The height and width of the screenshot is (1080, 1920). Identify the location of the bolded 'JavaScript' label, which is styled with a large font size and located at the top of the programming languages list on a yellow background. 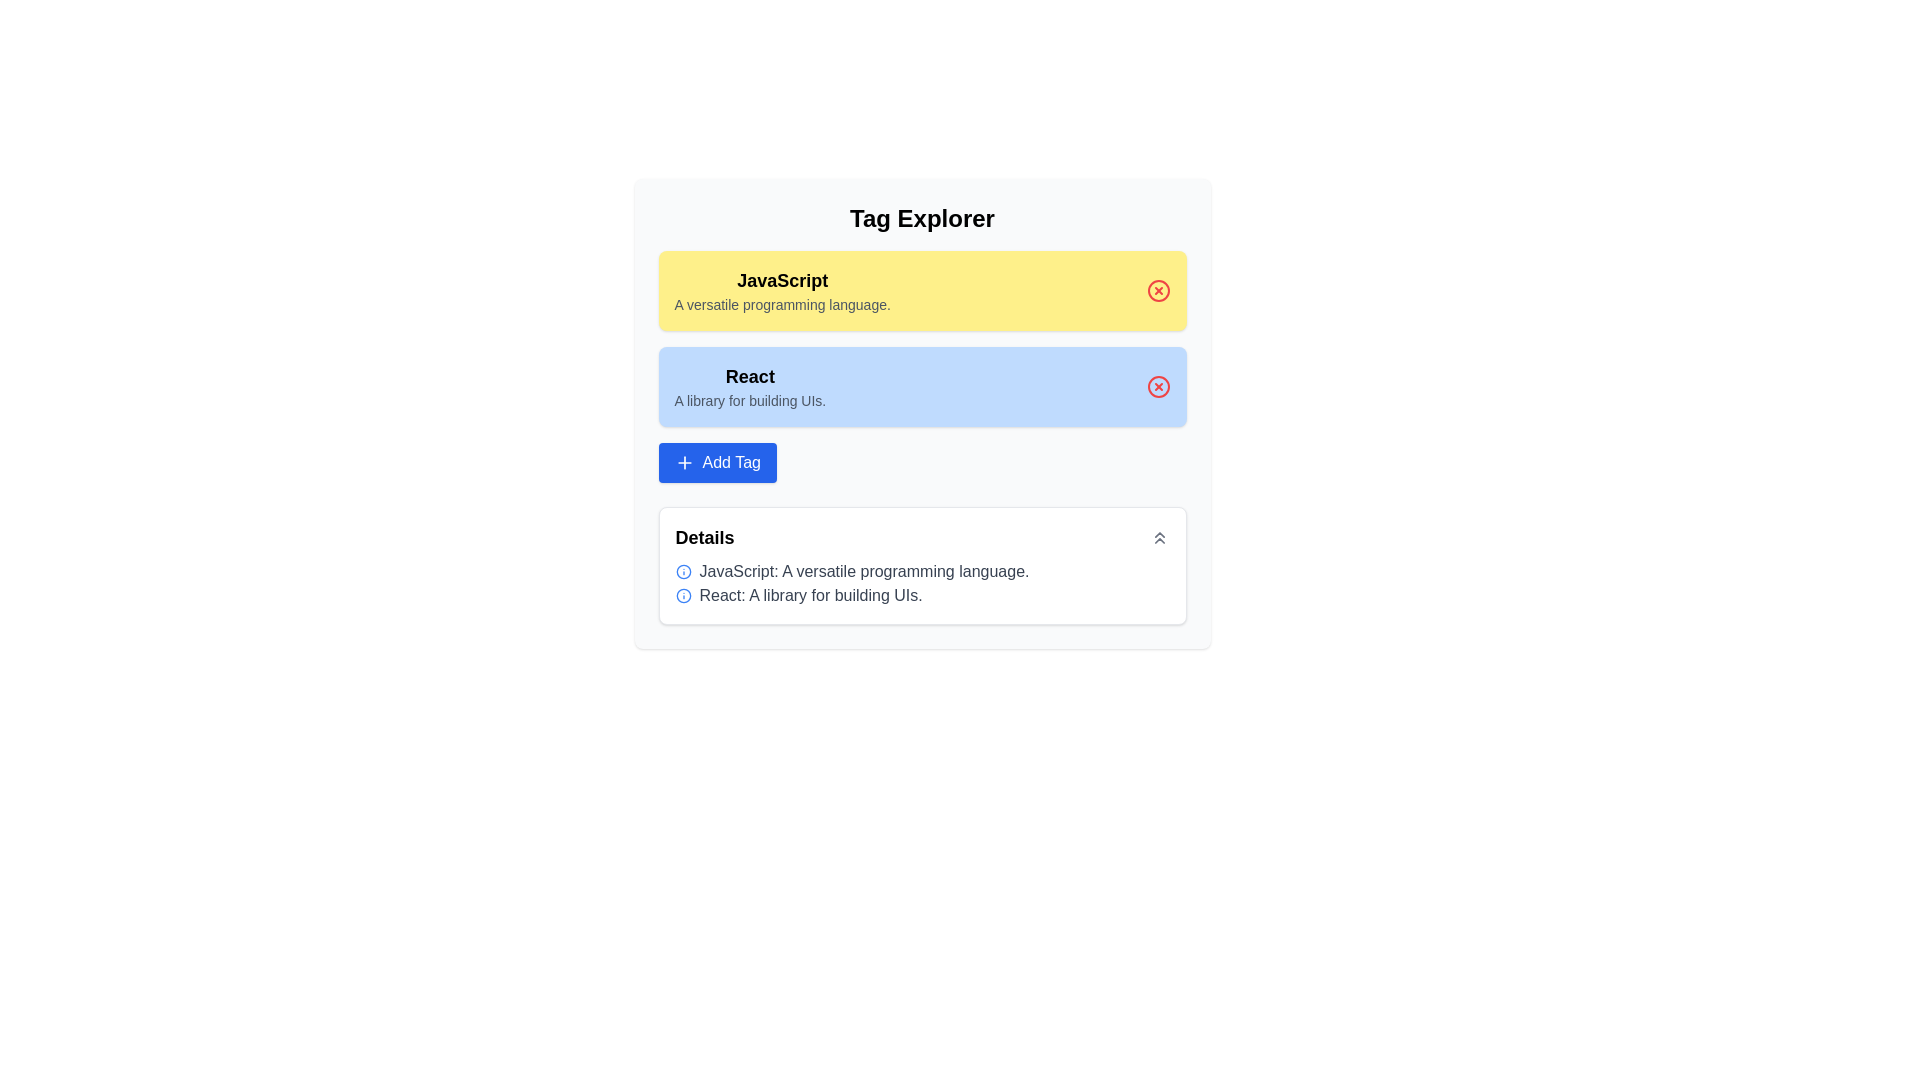
(781, 281).